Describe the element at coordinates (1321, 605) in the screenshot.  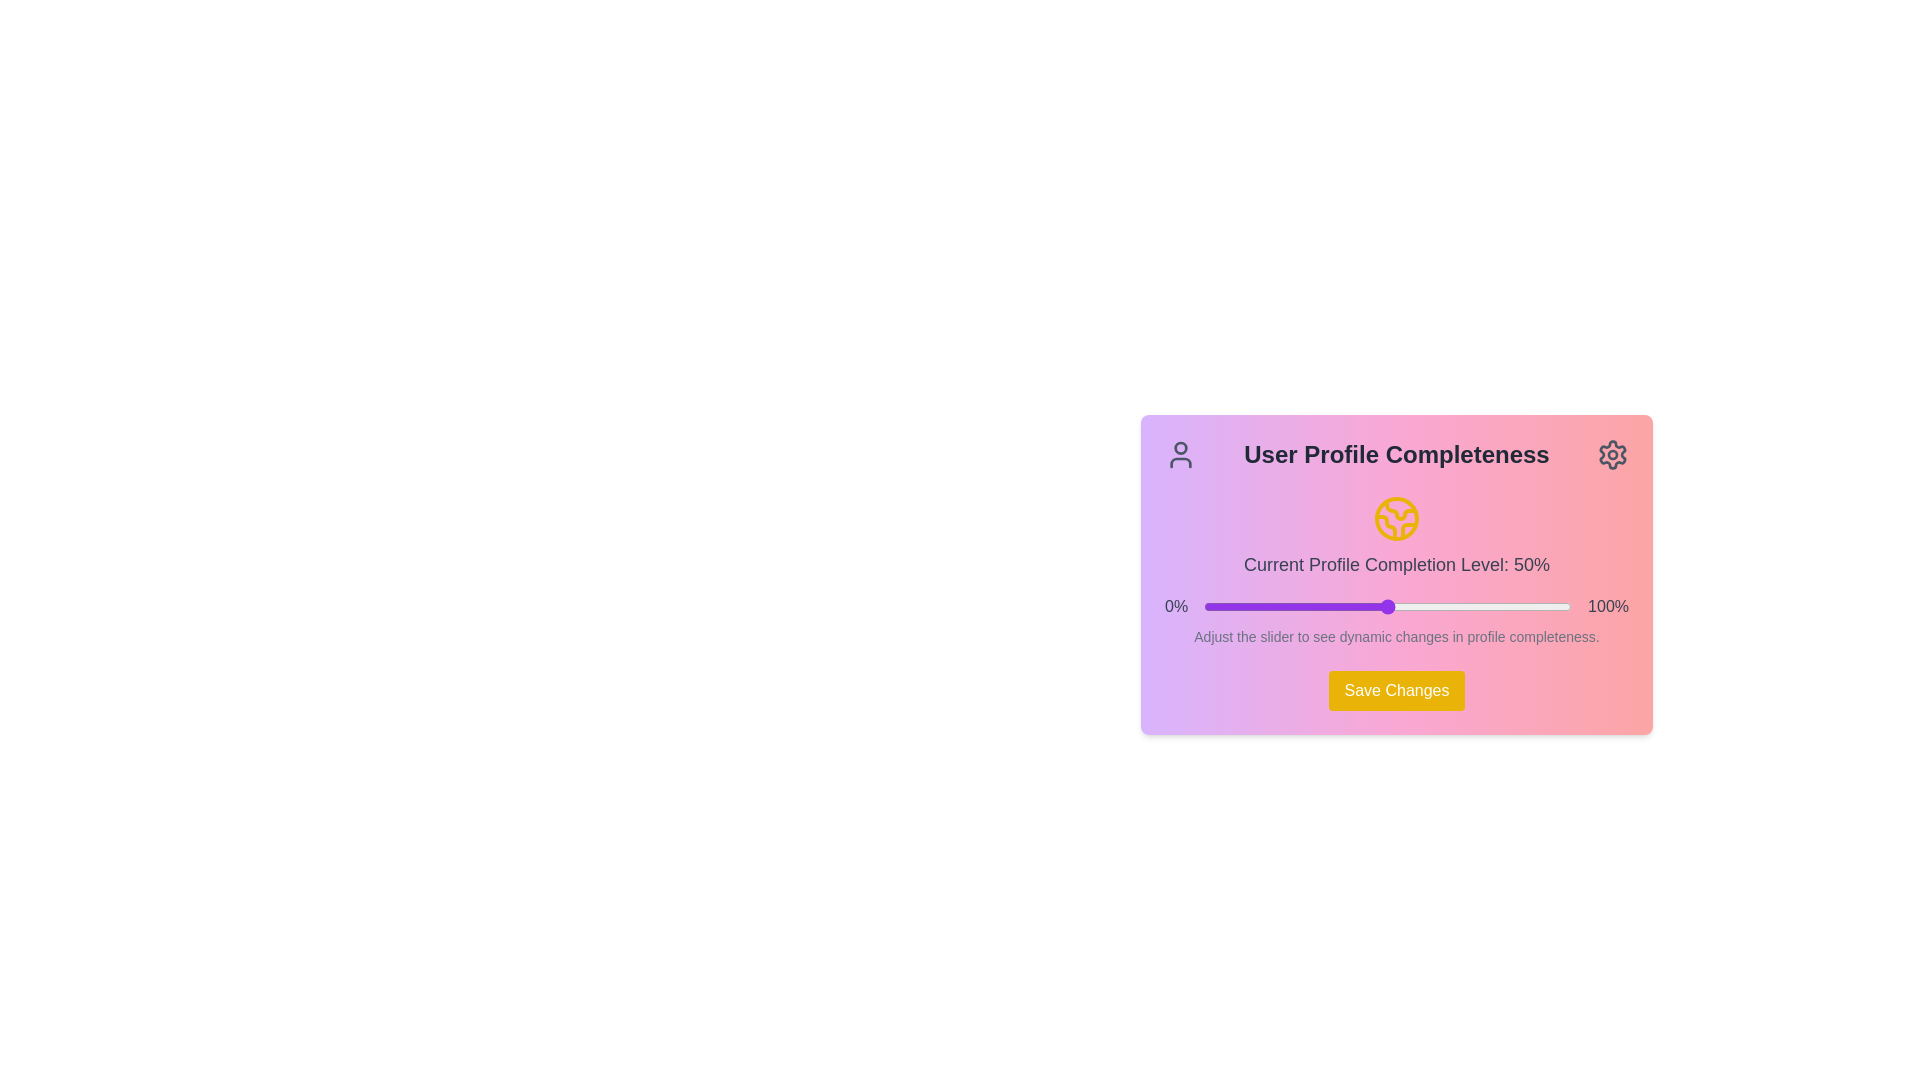
I see `the profile completion percentage` at that location.